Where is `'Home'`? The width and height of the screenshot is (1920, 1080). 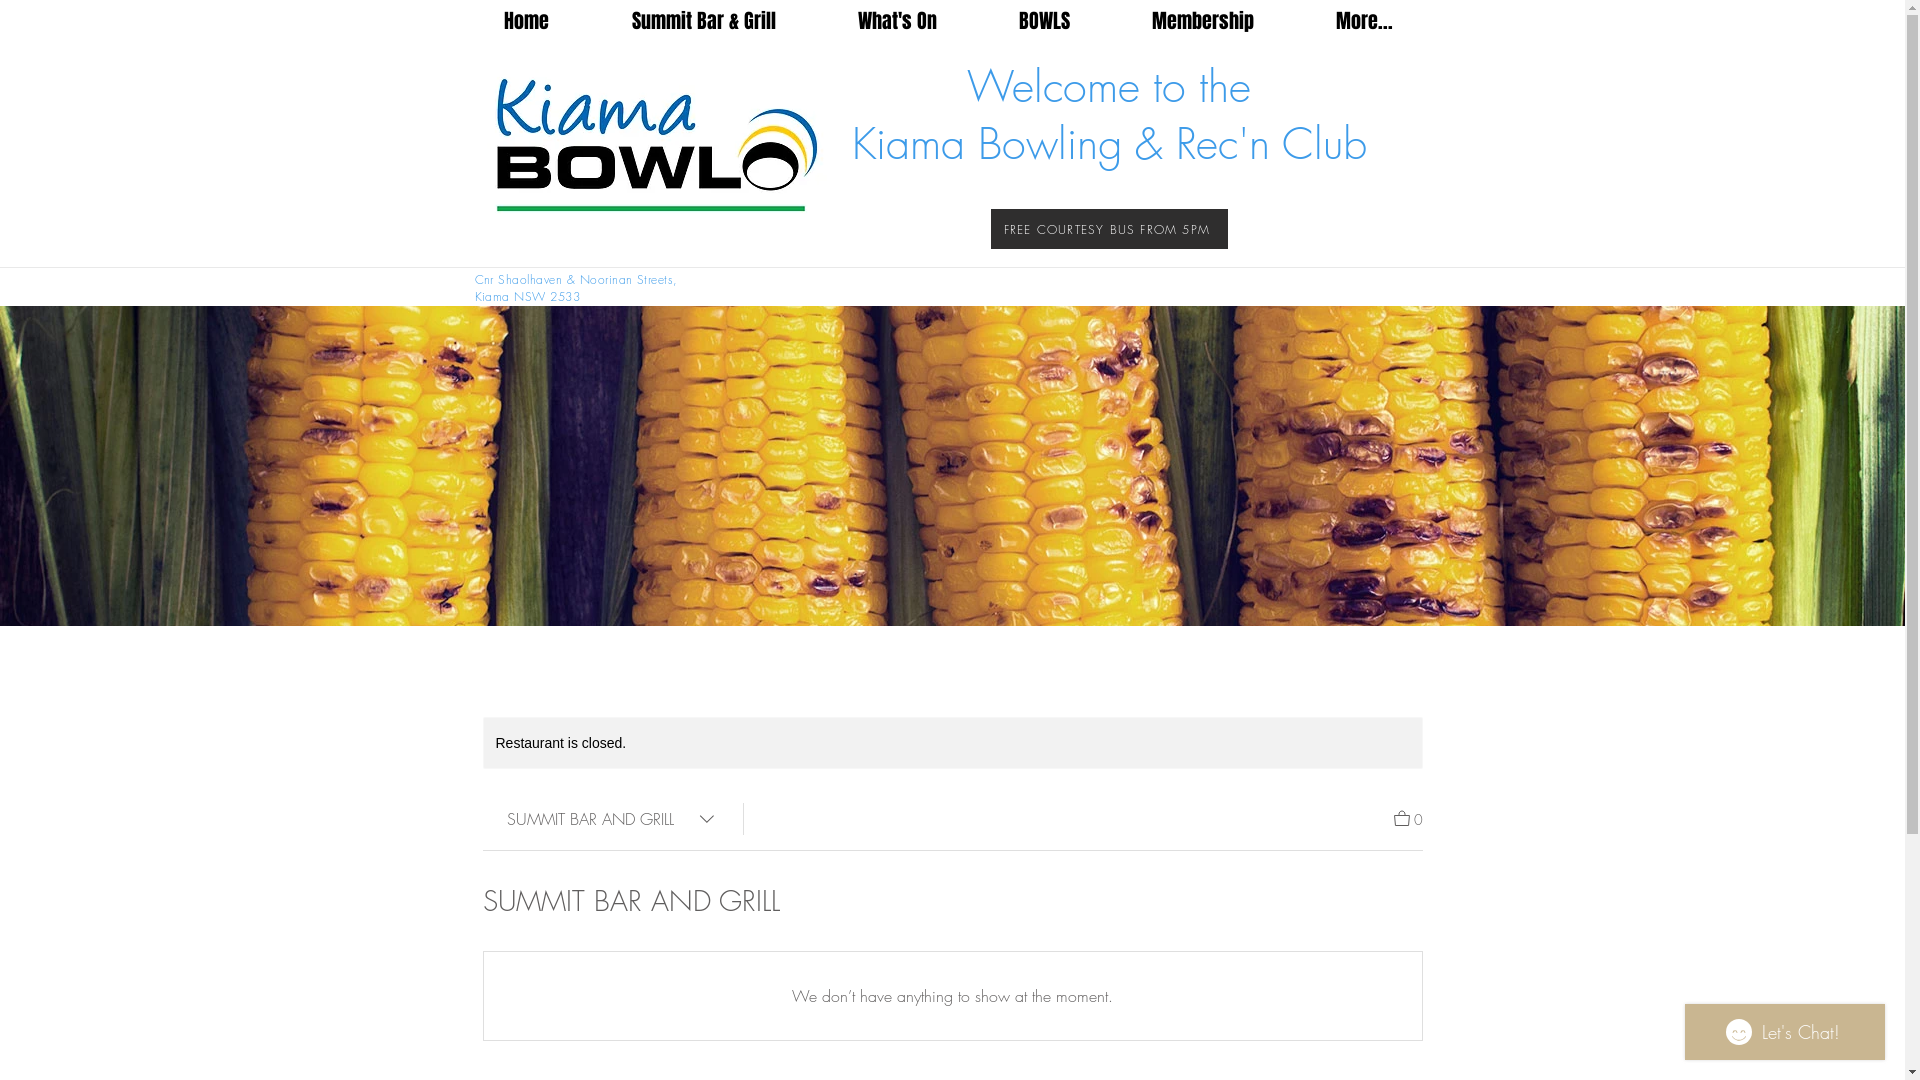 'Home' is located at coordinates (526, 21).